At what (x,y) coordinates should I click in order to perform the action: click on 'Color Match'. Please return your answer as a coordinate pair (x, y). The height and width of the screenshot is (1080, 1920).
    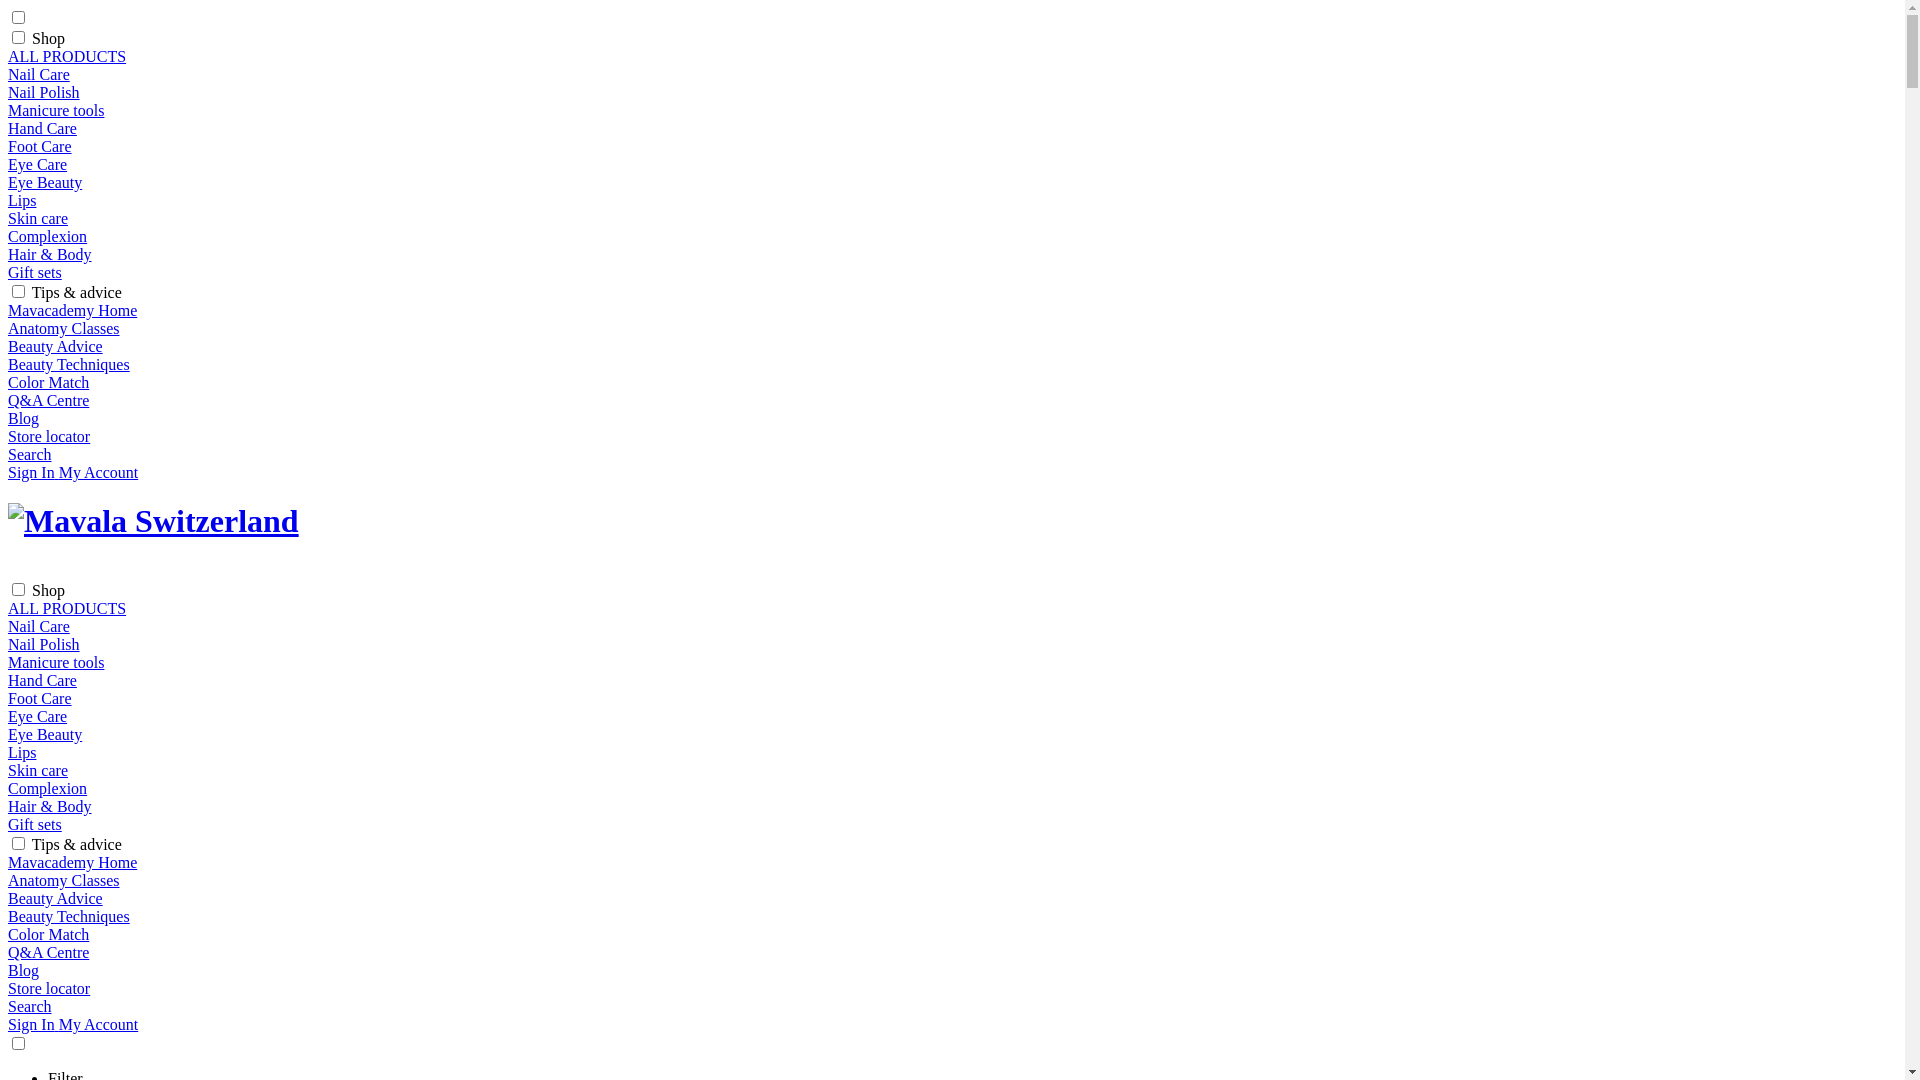
    Looking at the image, I should click on (48, 382).